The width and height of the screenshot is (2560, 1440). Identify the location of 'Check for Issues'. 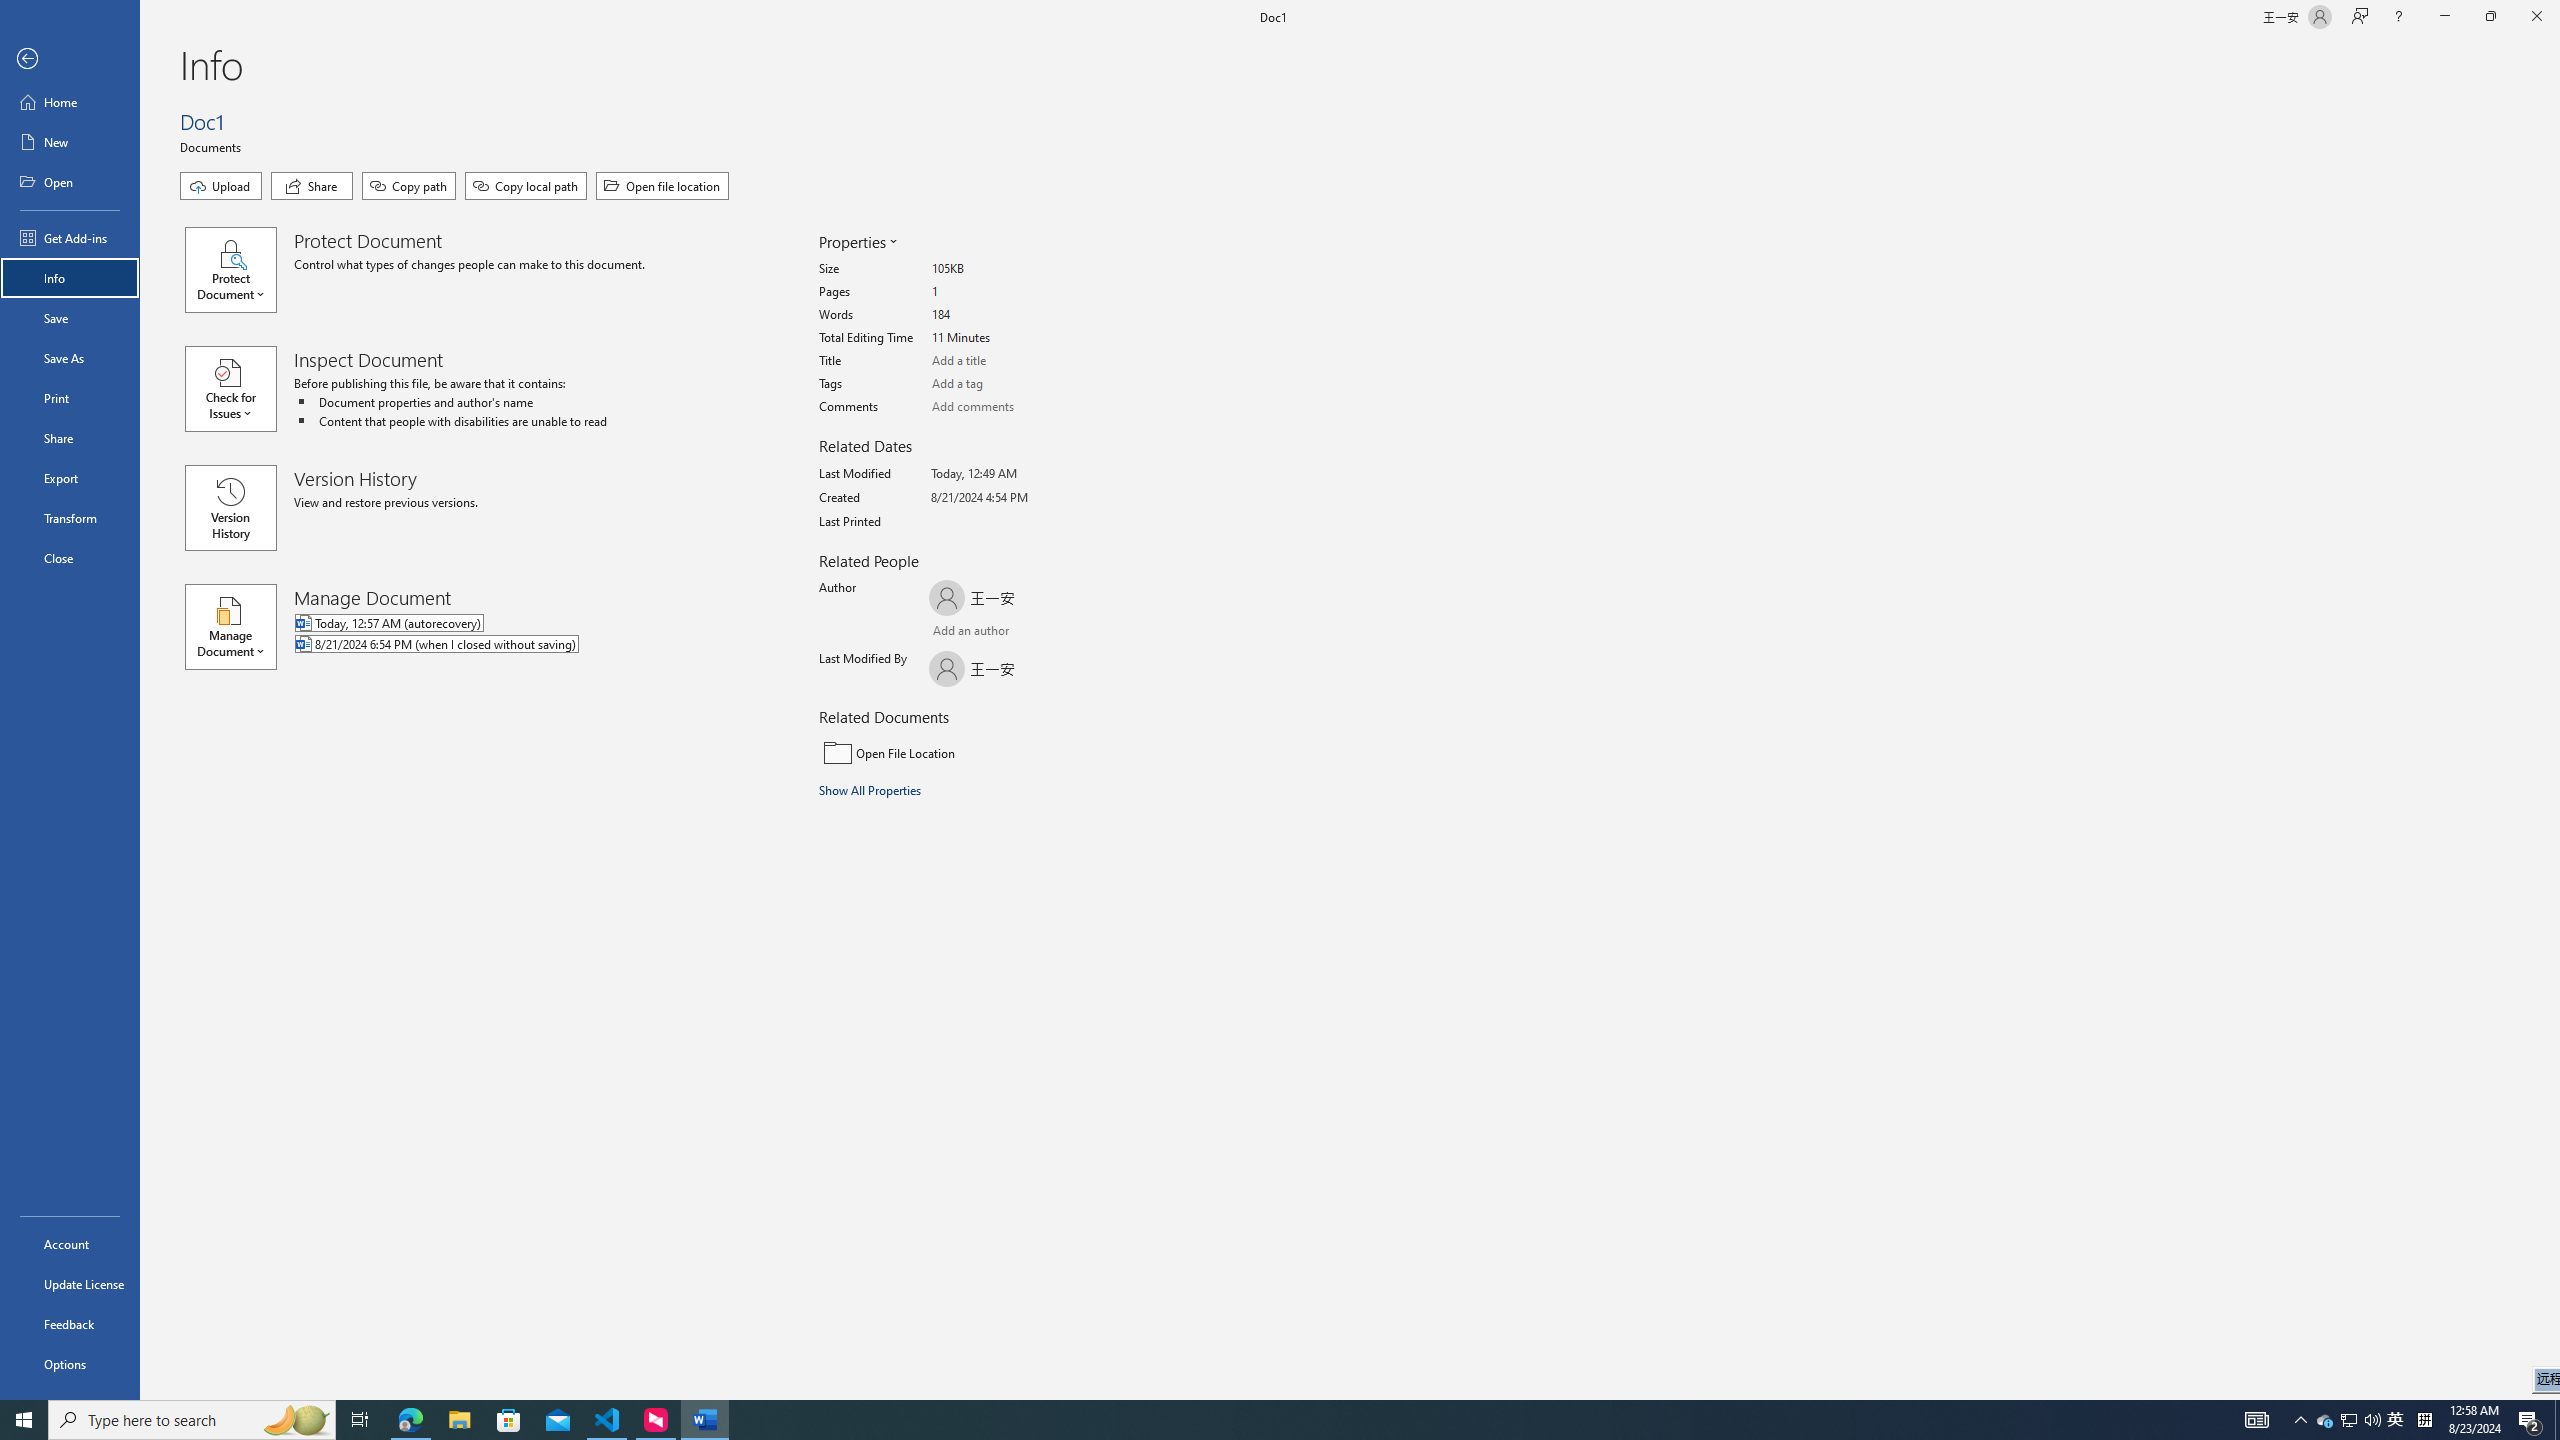
(239, 387).